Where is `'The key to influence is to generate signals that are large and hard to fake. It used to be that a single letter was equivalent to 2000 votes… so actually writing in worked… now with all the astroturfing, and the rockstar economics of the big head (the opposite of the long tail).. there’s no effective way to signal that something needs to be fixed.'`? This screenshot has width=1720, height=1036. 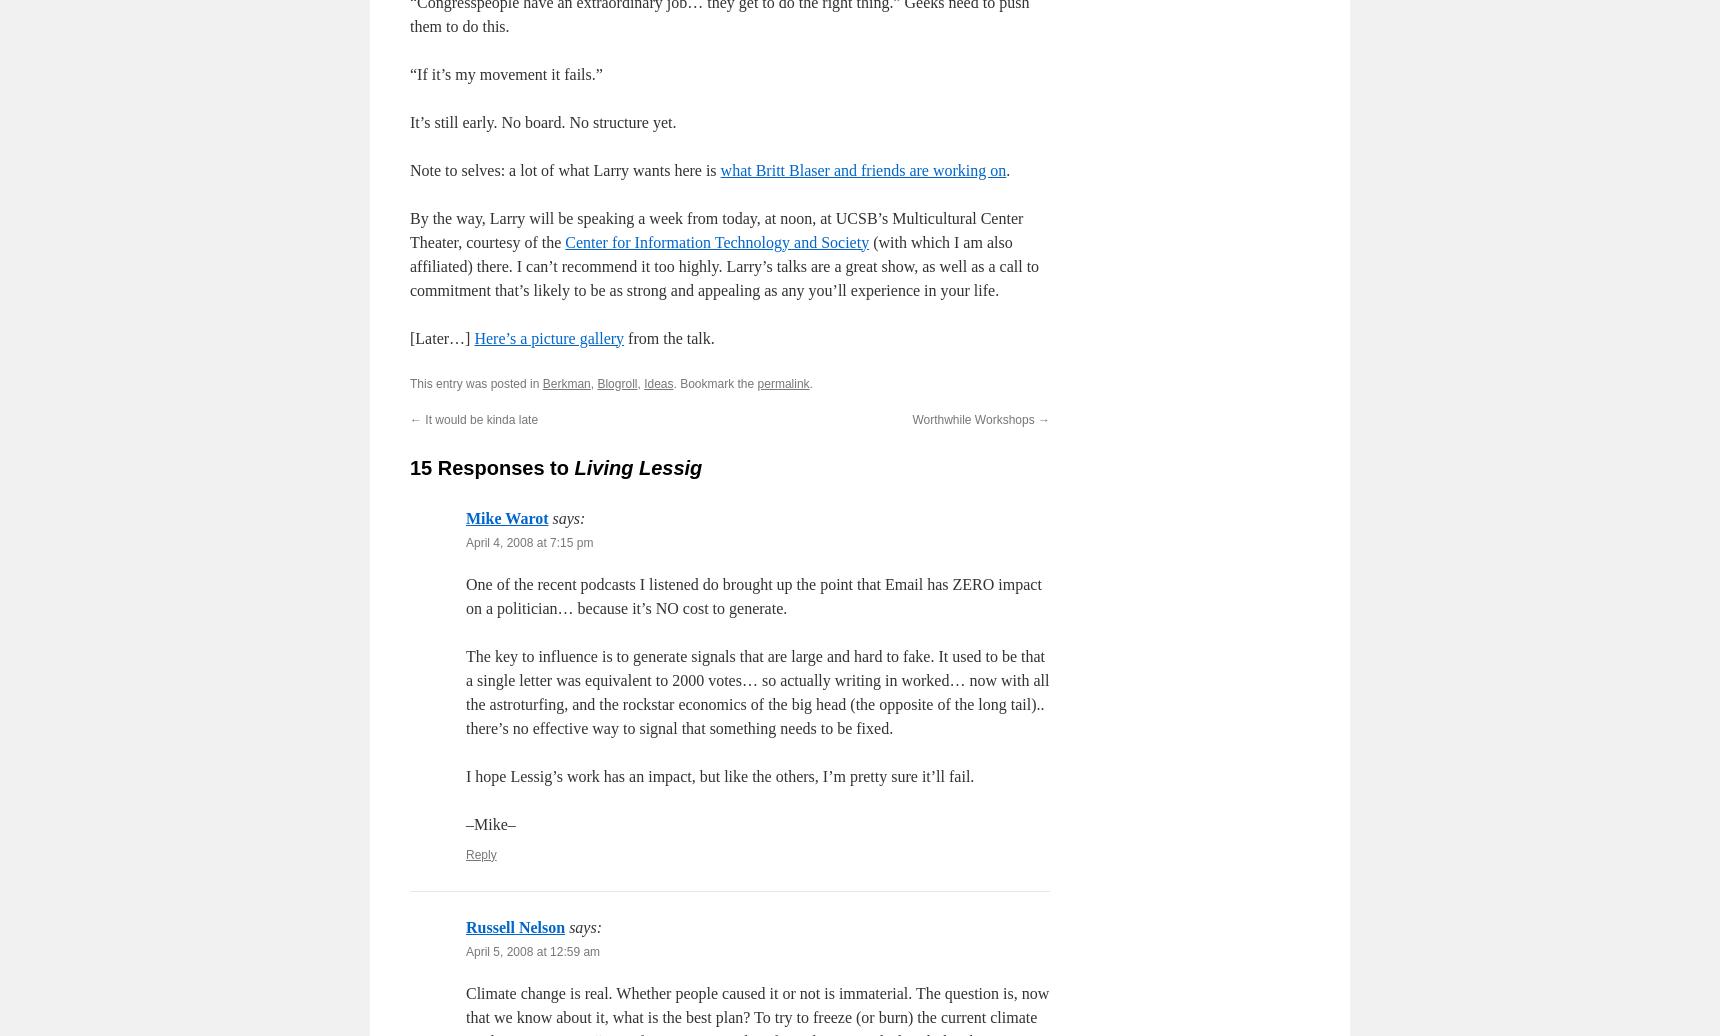
'The key to influence is to generate signals that are large and hard to fake. It used to be that a single letter was equivalent to 2000 votes… so actually writing in worked… now with all the astroturfing, and the rockstar economics of the big head (the opposite of the long tail).. there’s no effective way to signal that something needs to be fixed.' is located at coordinates (756, 691).